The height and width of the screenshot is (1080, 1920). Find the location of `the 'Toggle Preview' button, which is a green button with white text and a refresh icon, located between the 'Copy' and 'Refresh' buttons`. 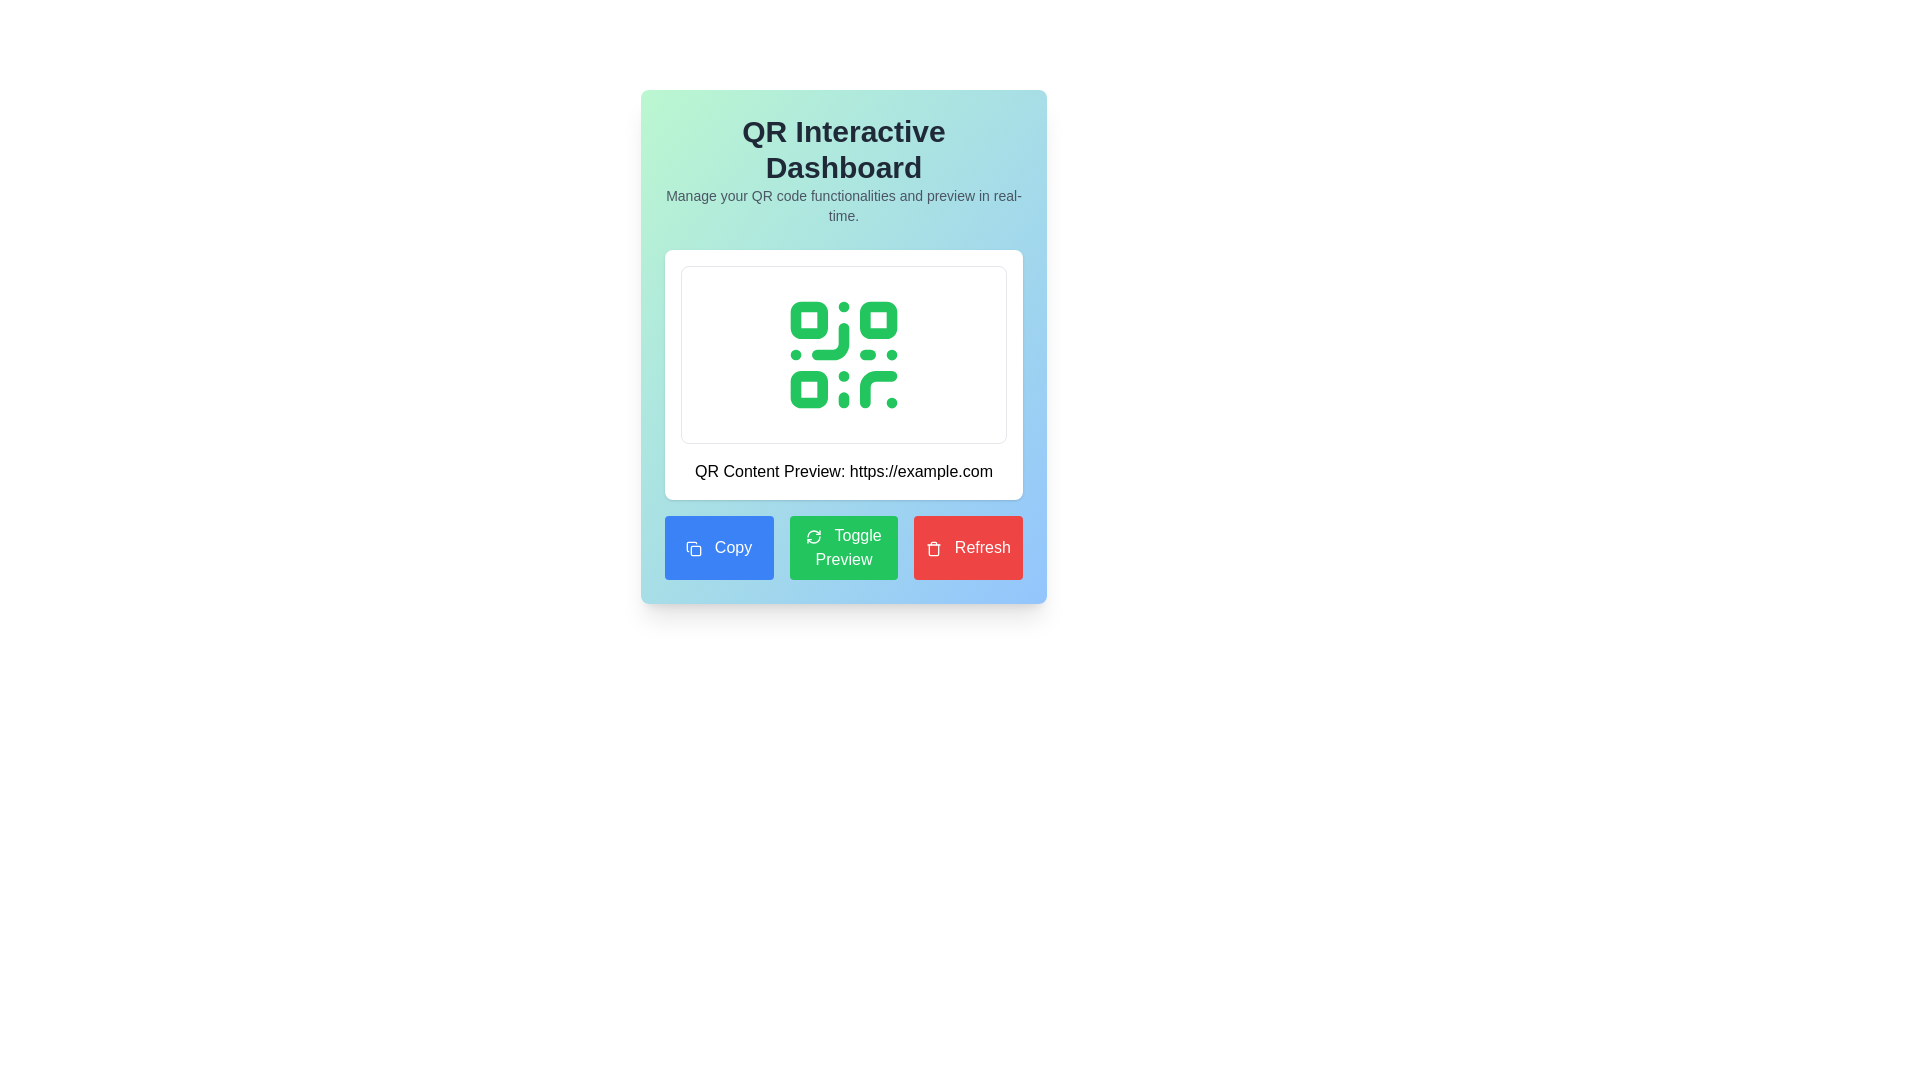

the 'Toggle Preview' button, which is a green button with white text and a refresh icon, located between the 'Copy' and 'Refresh' buttons is located at coordinates (844, 547).